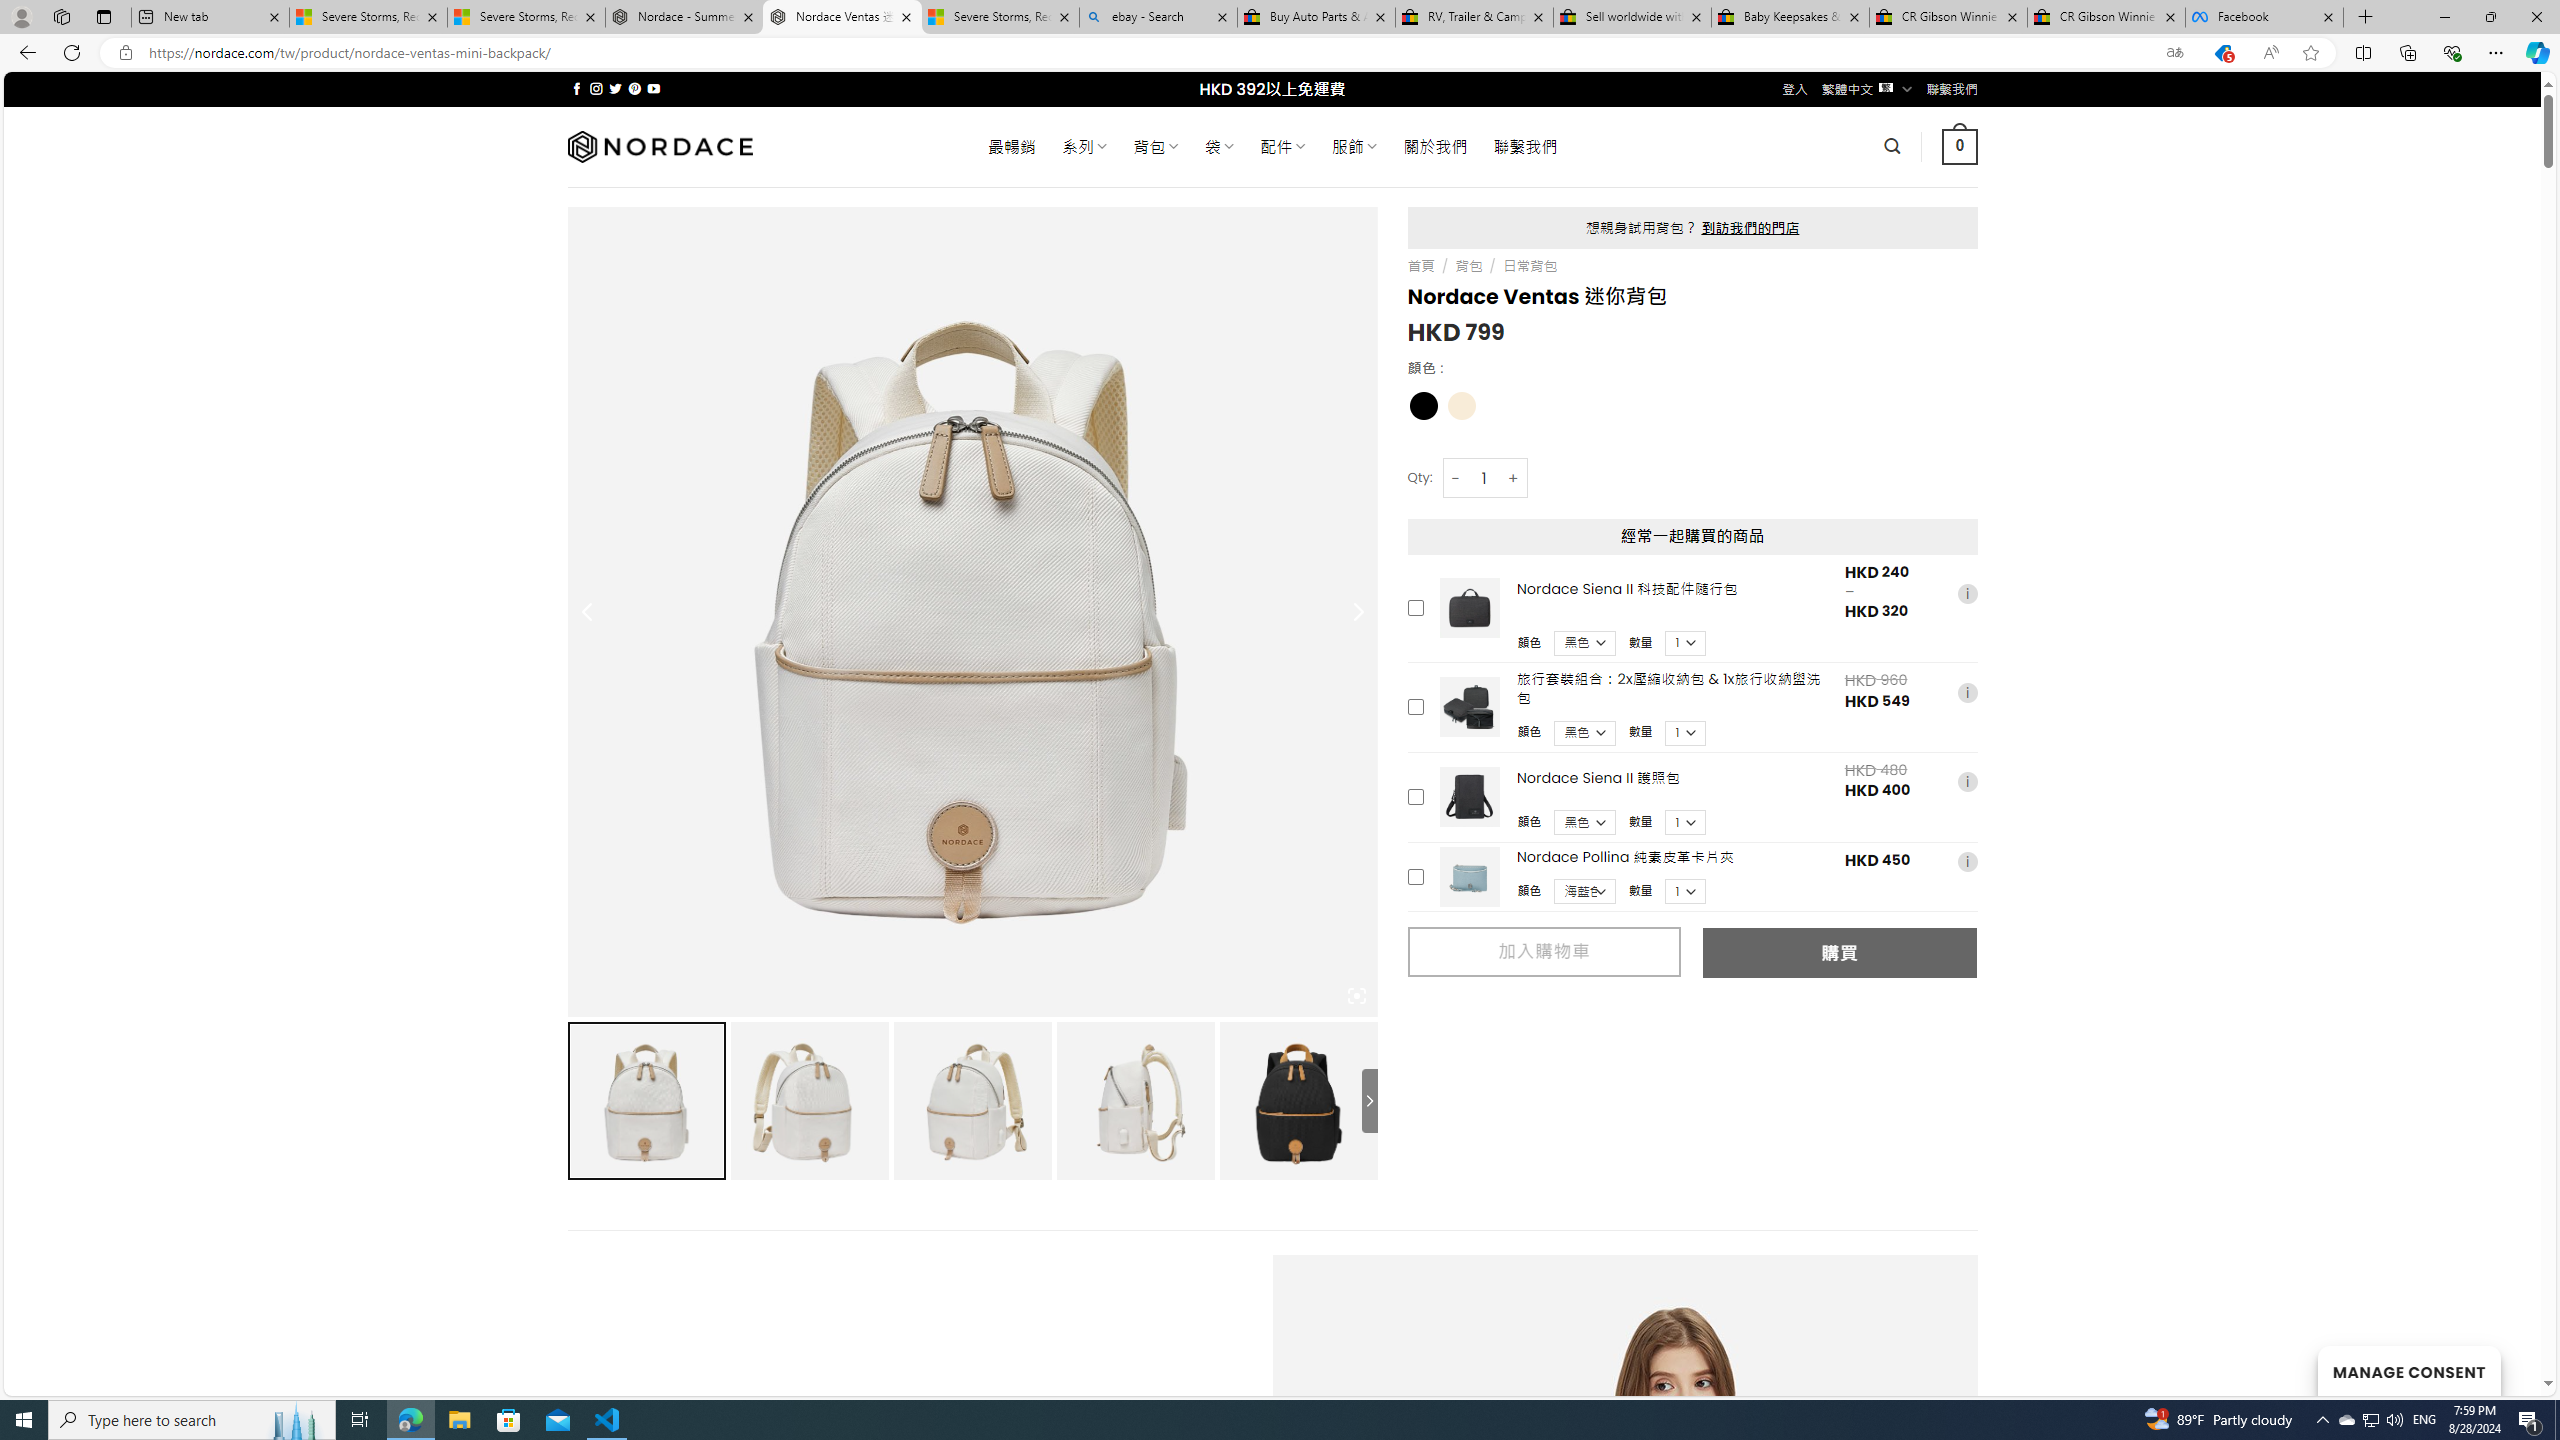 The height and width of the screenshot is (1440, 2560). I want to click on 'RV, Trailer & Camper Steps & Ladders for sale | eBay', so click(1473, 16).